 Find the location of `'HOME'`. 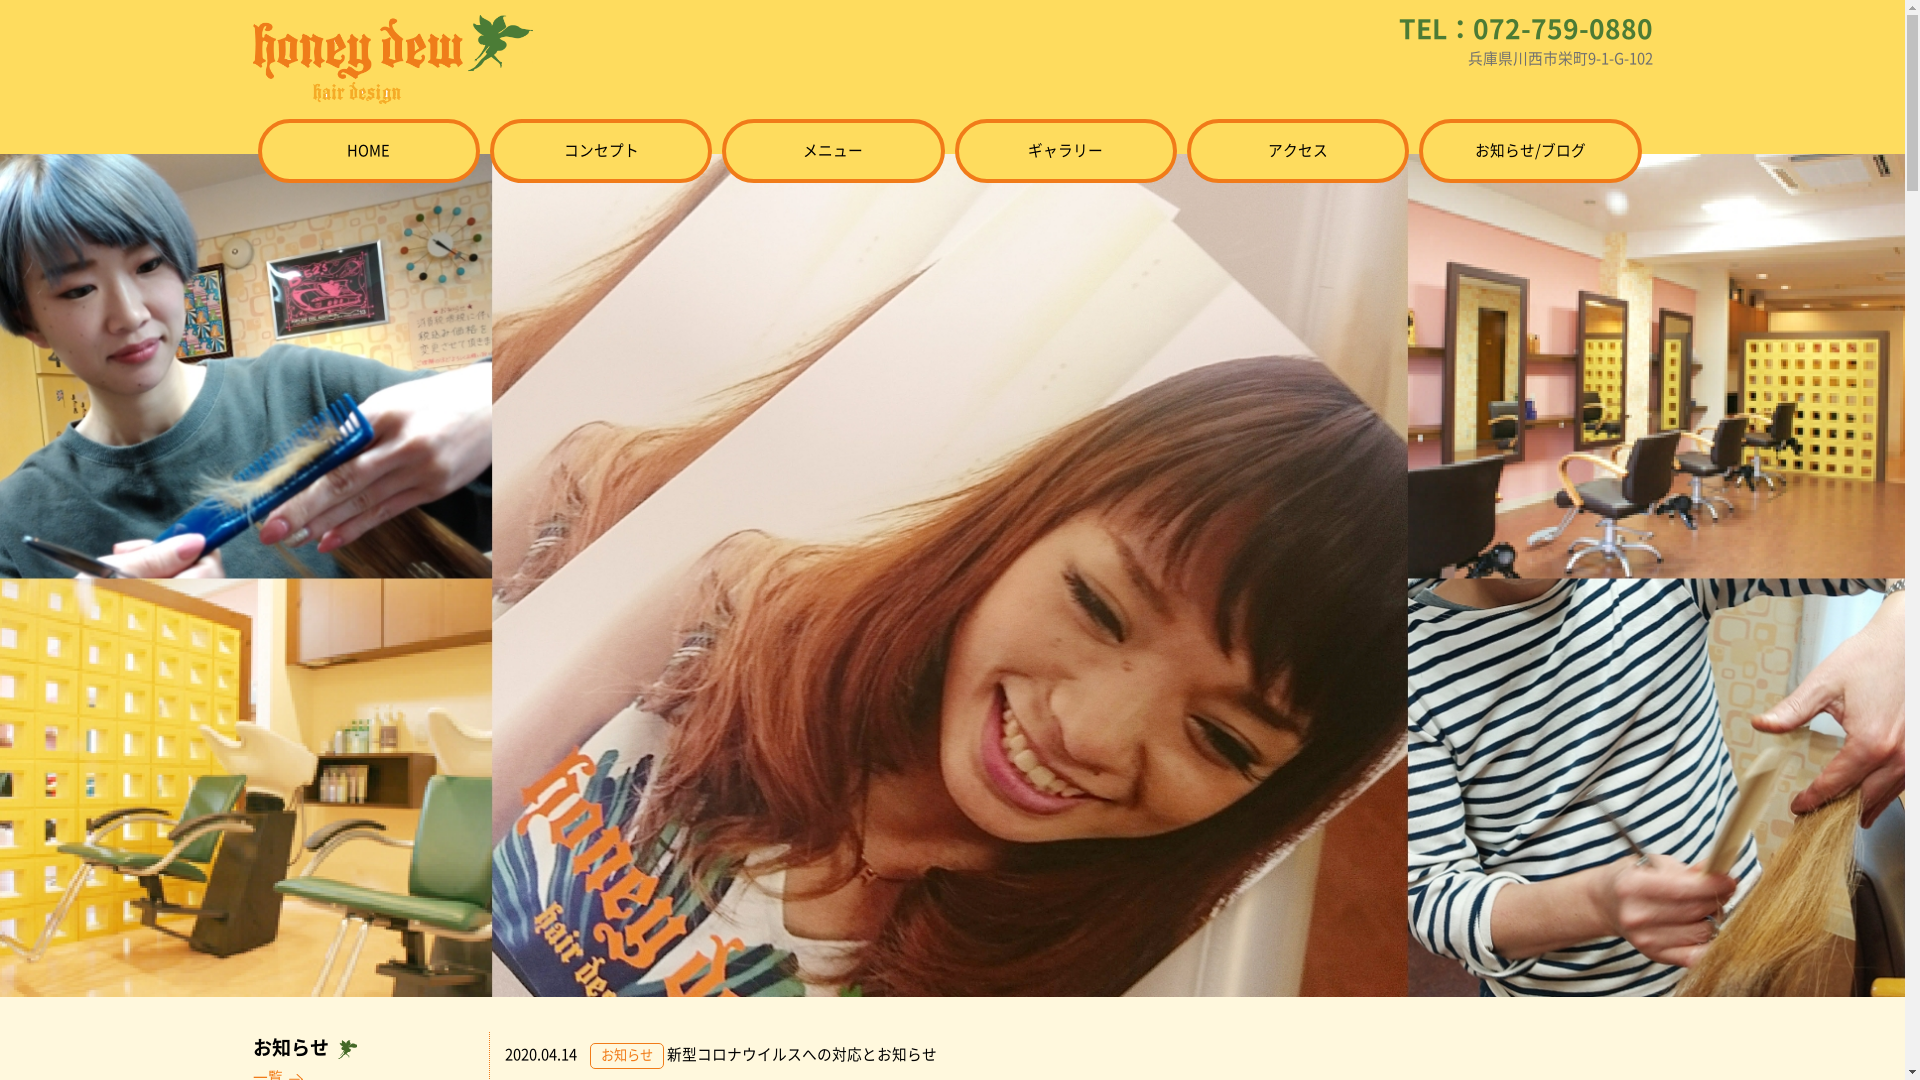

'HOME' is located at coordinates (369, 149).